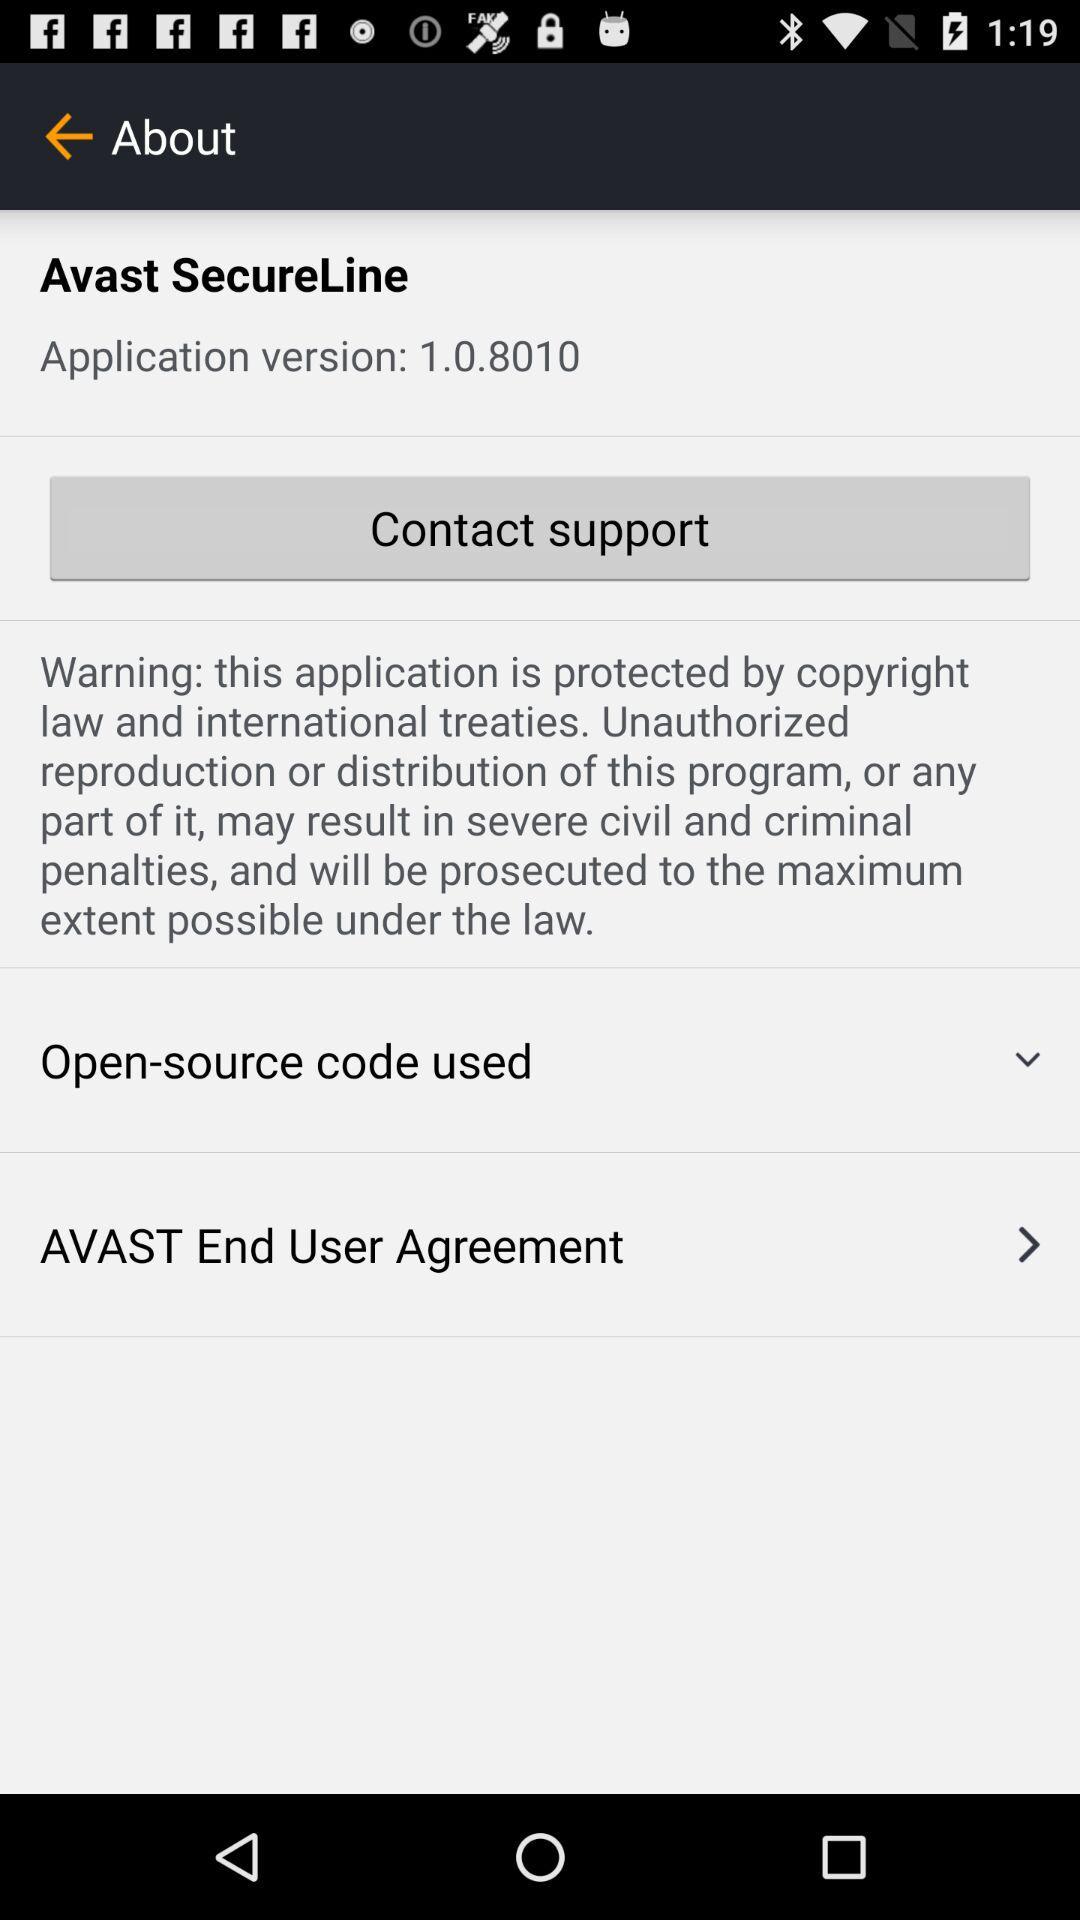 The width and height of the screenshot is (1080, 1920). Describe the element at coordinates (540, 793) in the screenshot. I see `the warning this application app` at that location.